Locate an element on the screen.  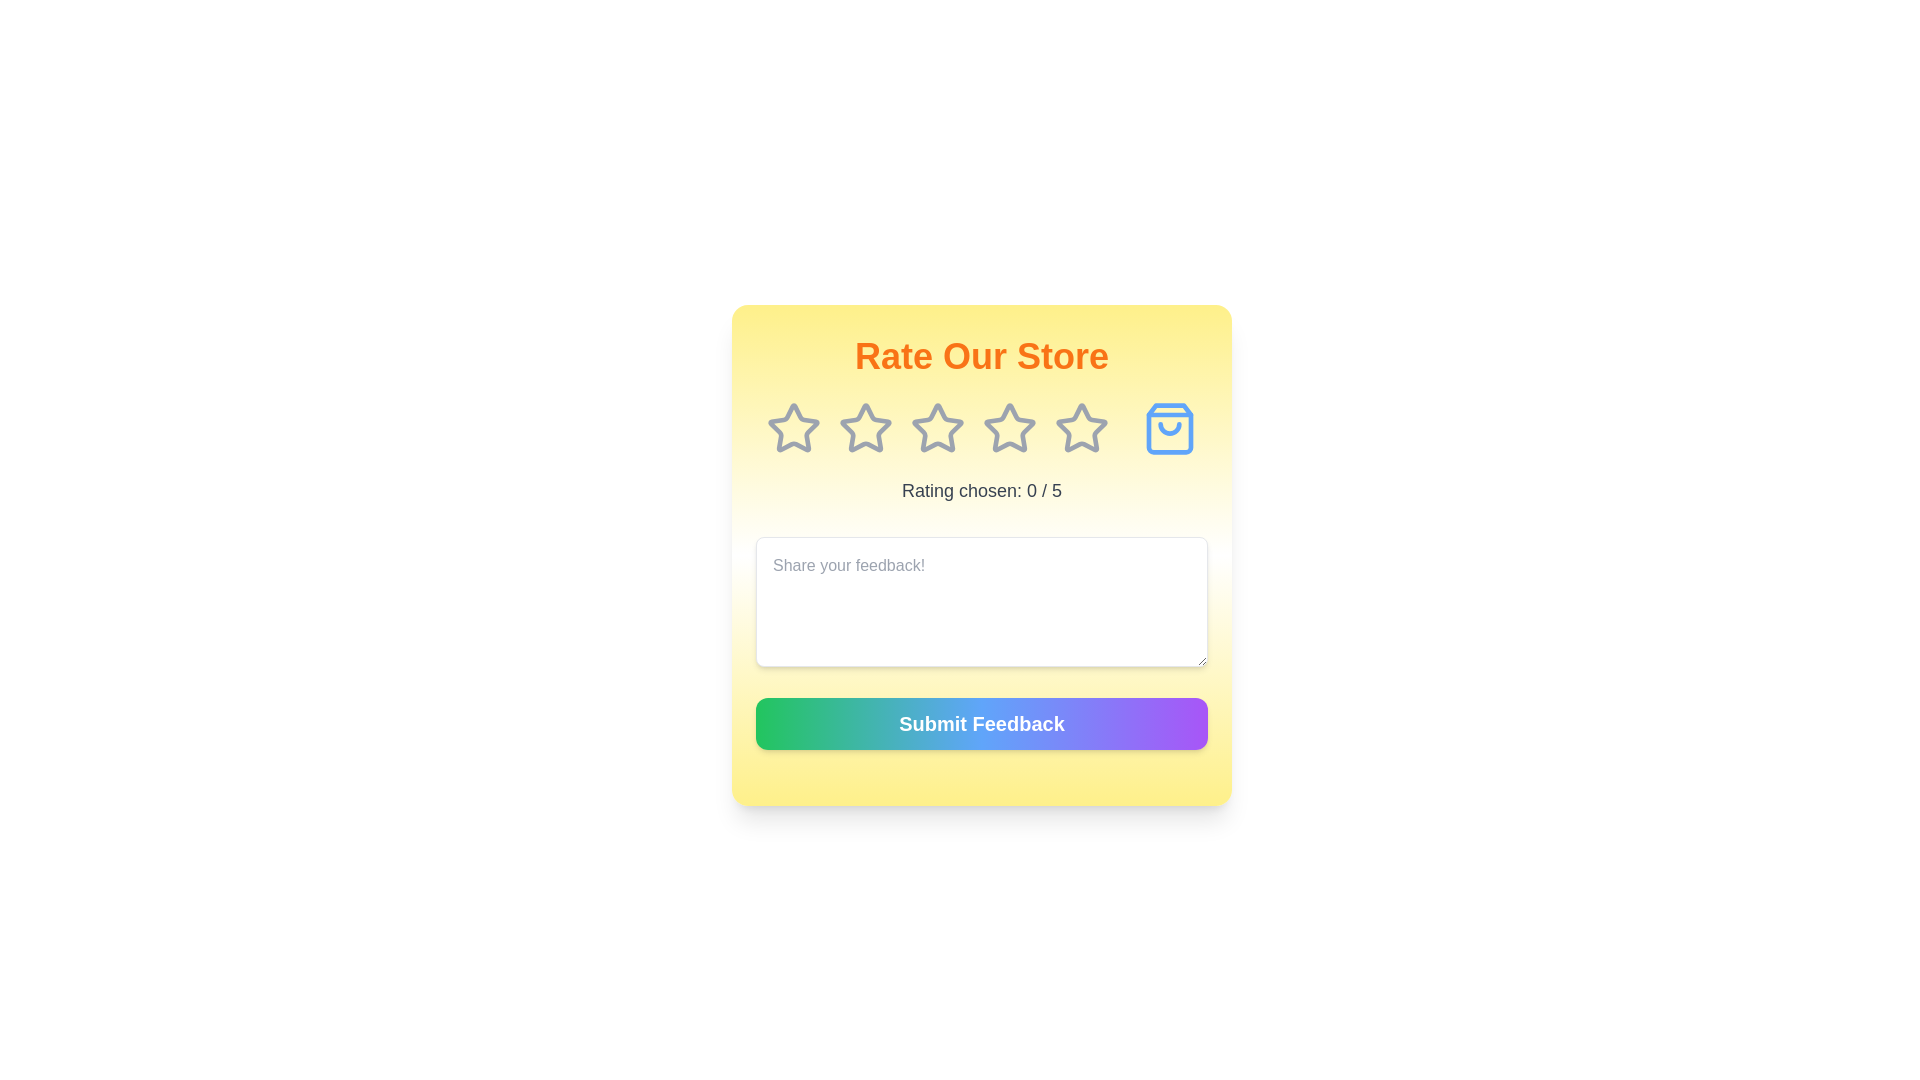
'Submit Feedback' button to submit the rating and feedback is located at coordinates (982, 724).